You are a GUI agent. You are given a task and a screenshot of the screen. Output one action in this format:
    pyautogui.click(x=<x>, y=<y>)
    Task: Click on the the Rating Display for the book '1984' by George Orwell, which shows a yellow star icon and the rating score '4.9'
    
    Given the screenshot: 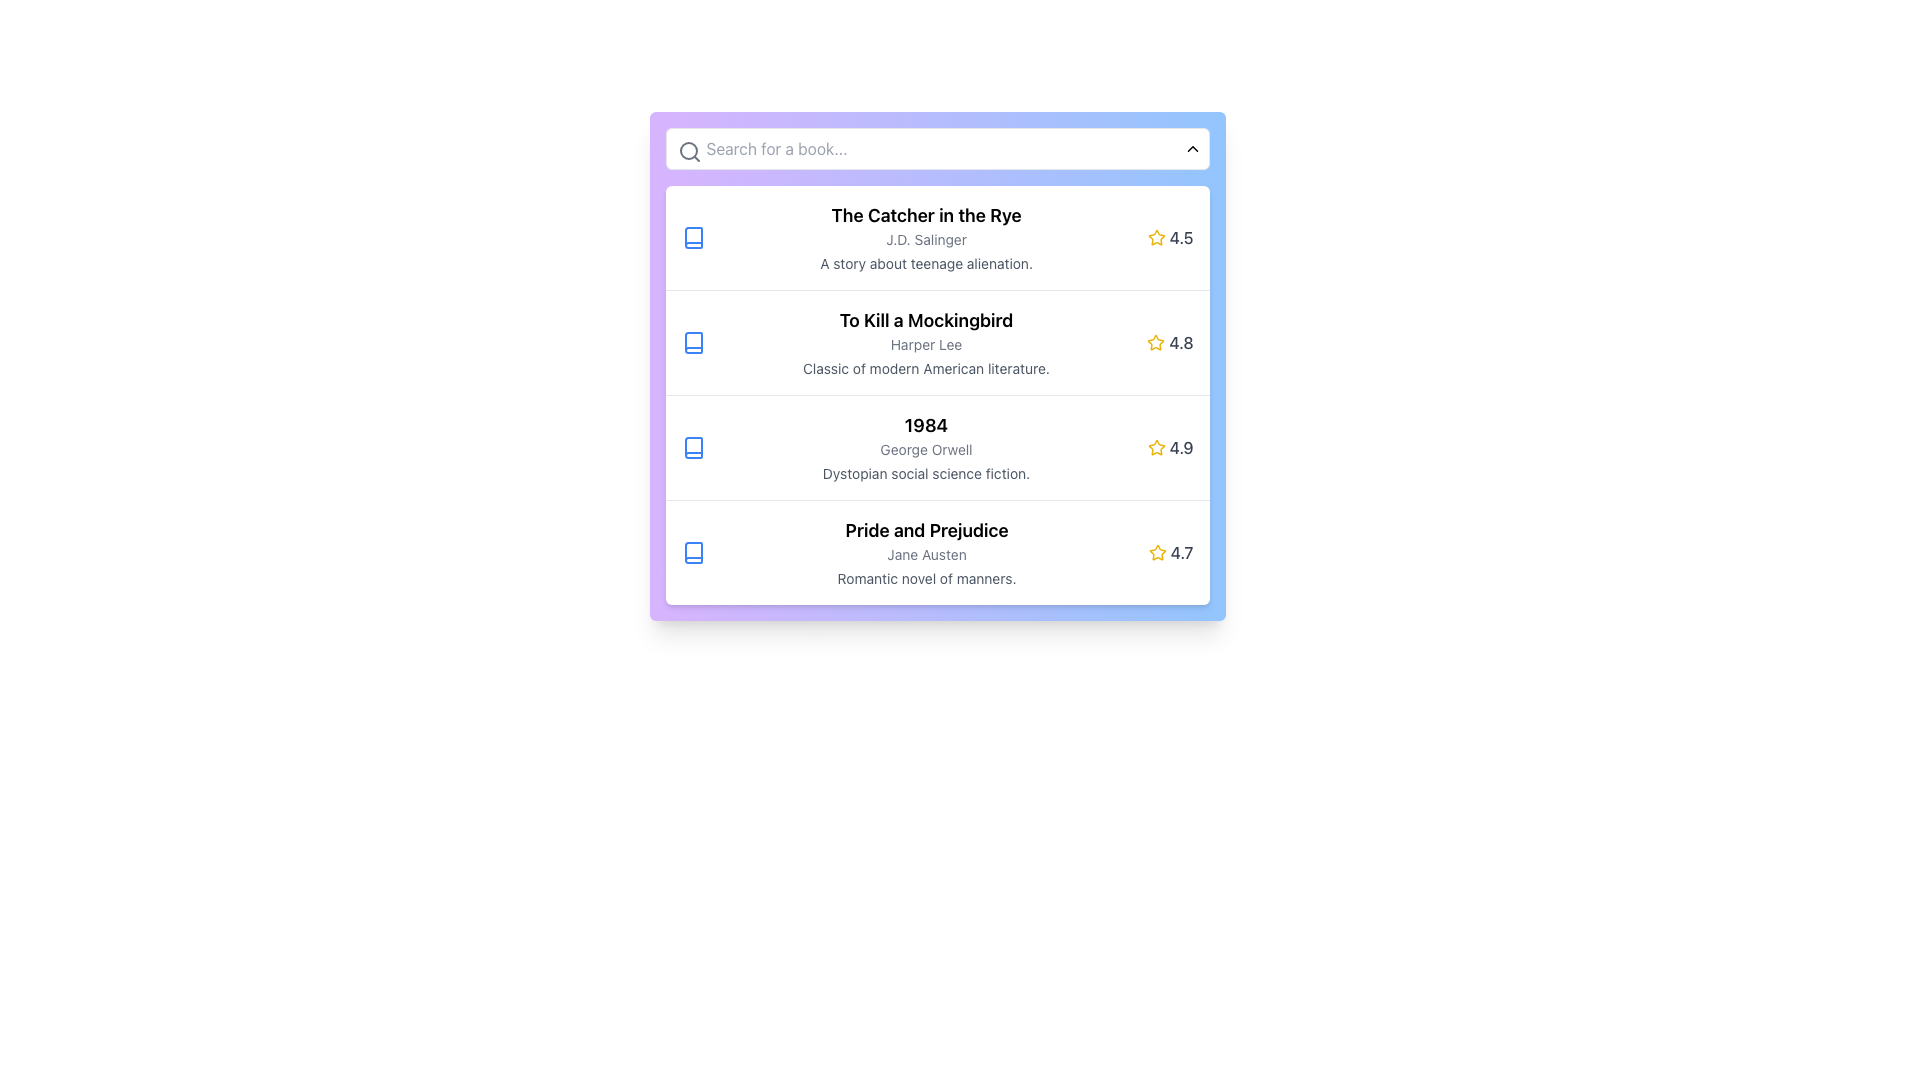 What is the action you would take?
    pyautogui.click(x=1170, y=446)
    